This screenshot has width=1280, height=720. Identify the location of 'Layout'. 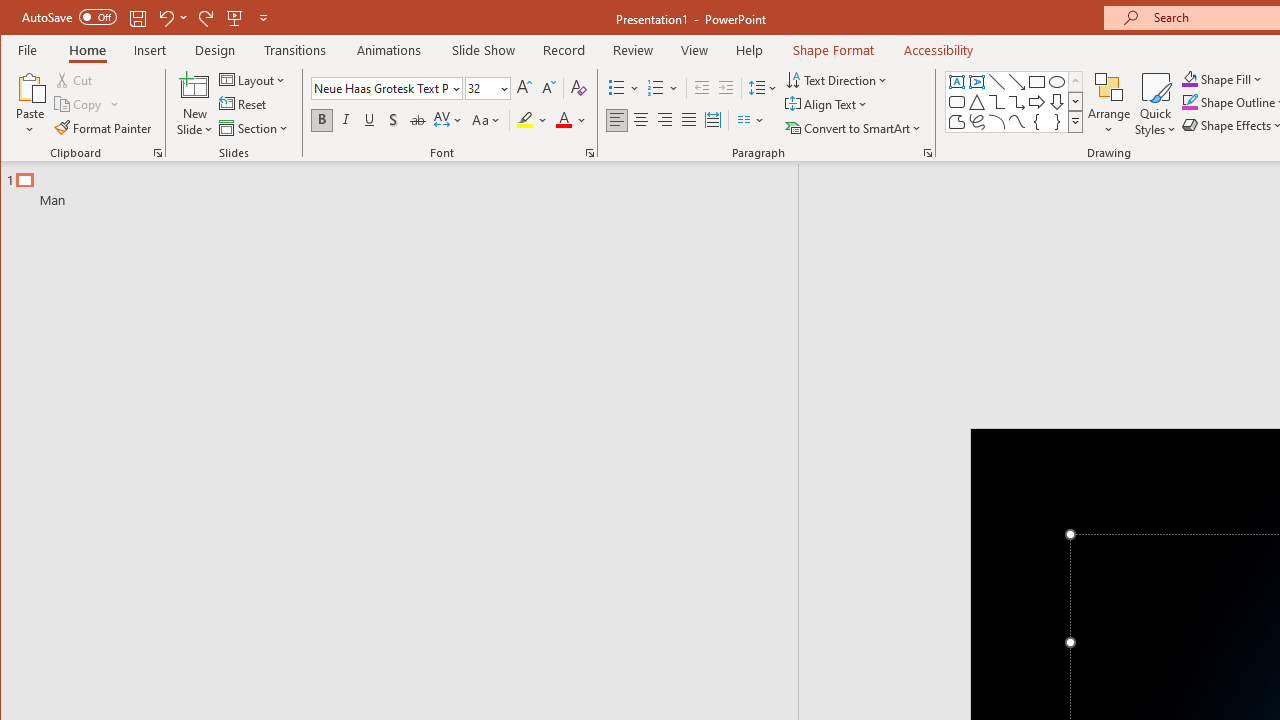
(253, 79).